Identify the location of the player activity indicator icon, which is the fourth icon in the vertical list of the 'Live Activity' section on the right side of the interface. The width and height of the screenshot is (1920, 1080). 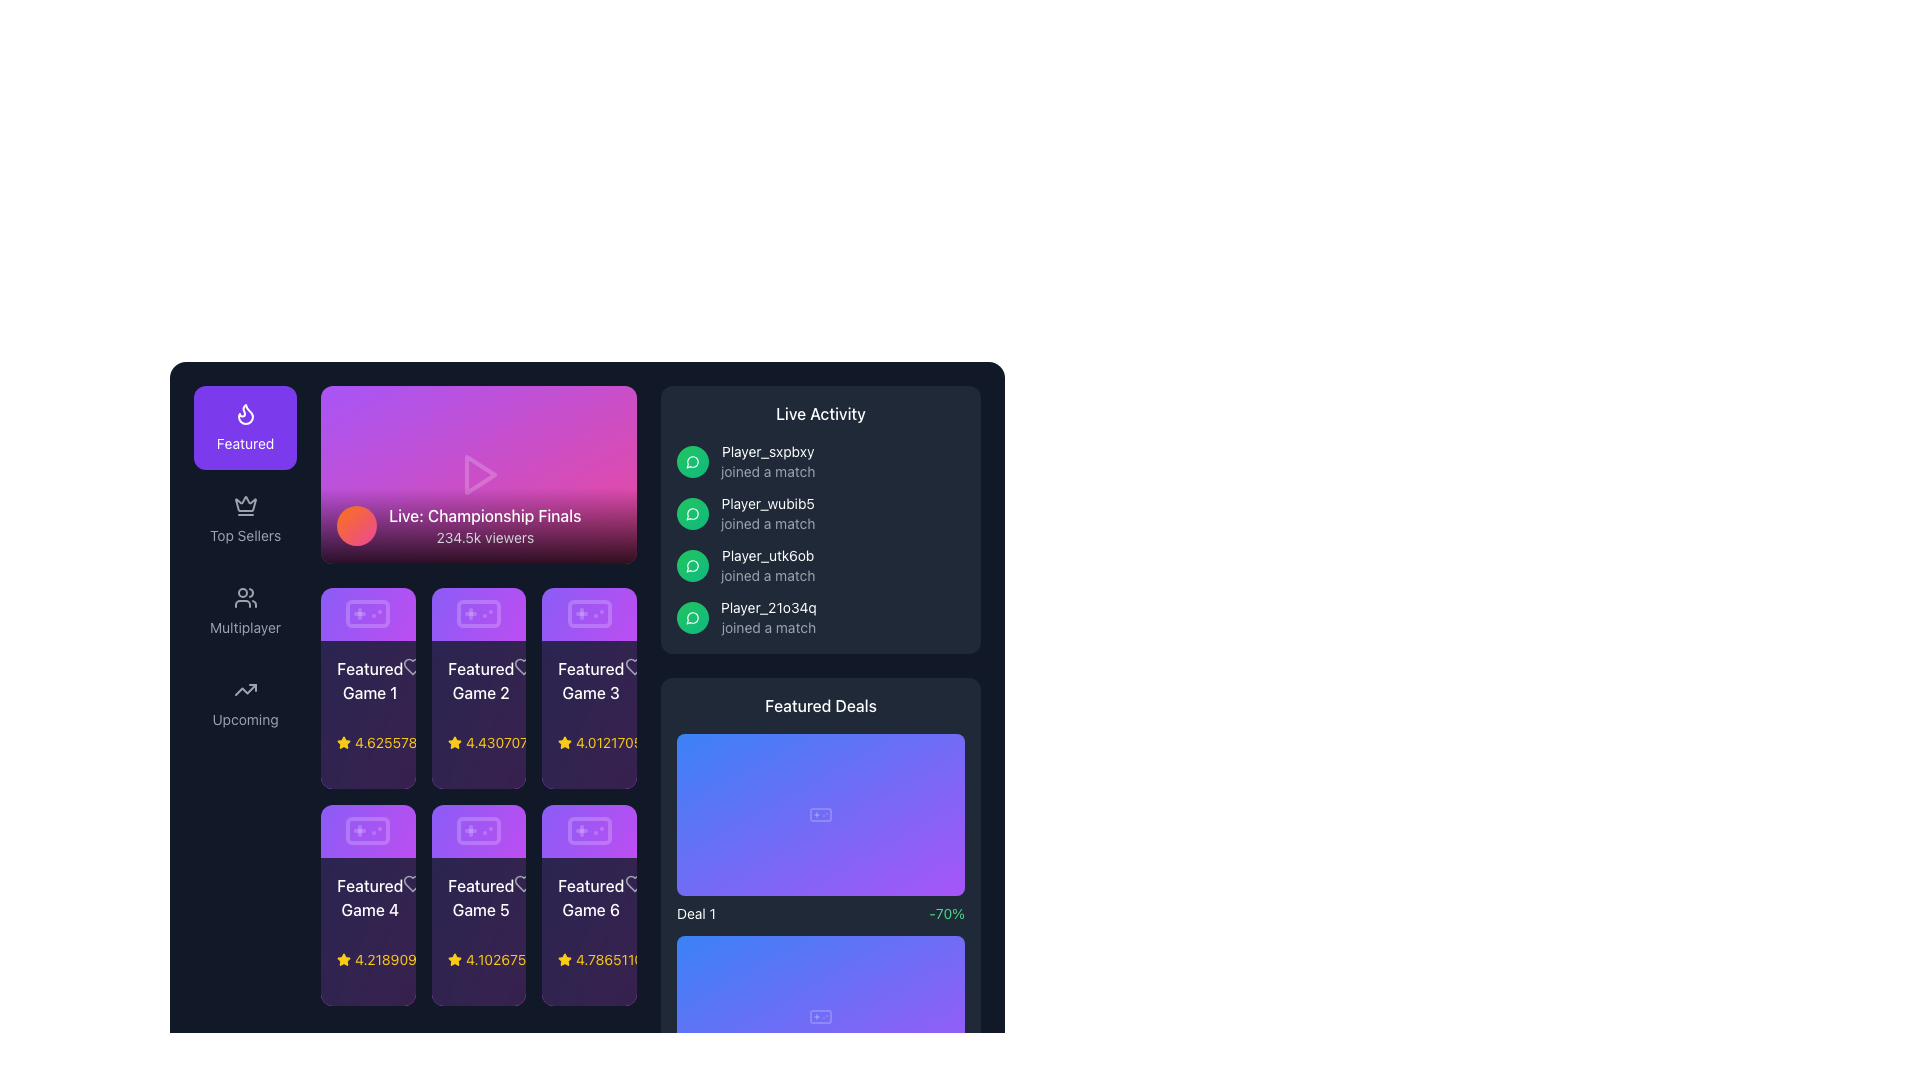
(692, 616).